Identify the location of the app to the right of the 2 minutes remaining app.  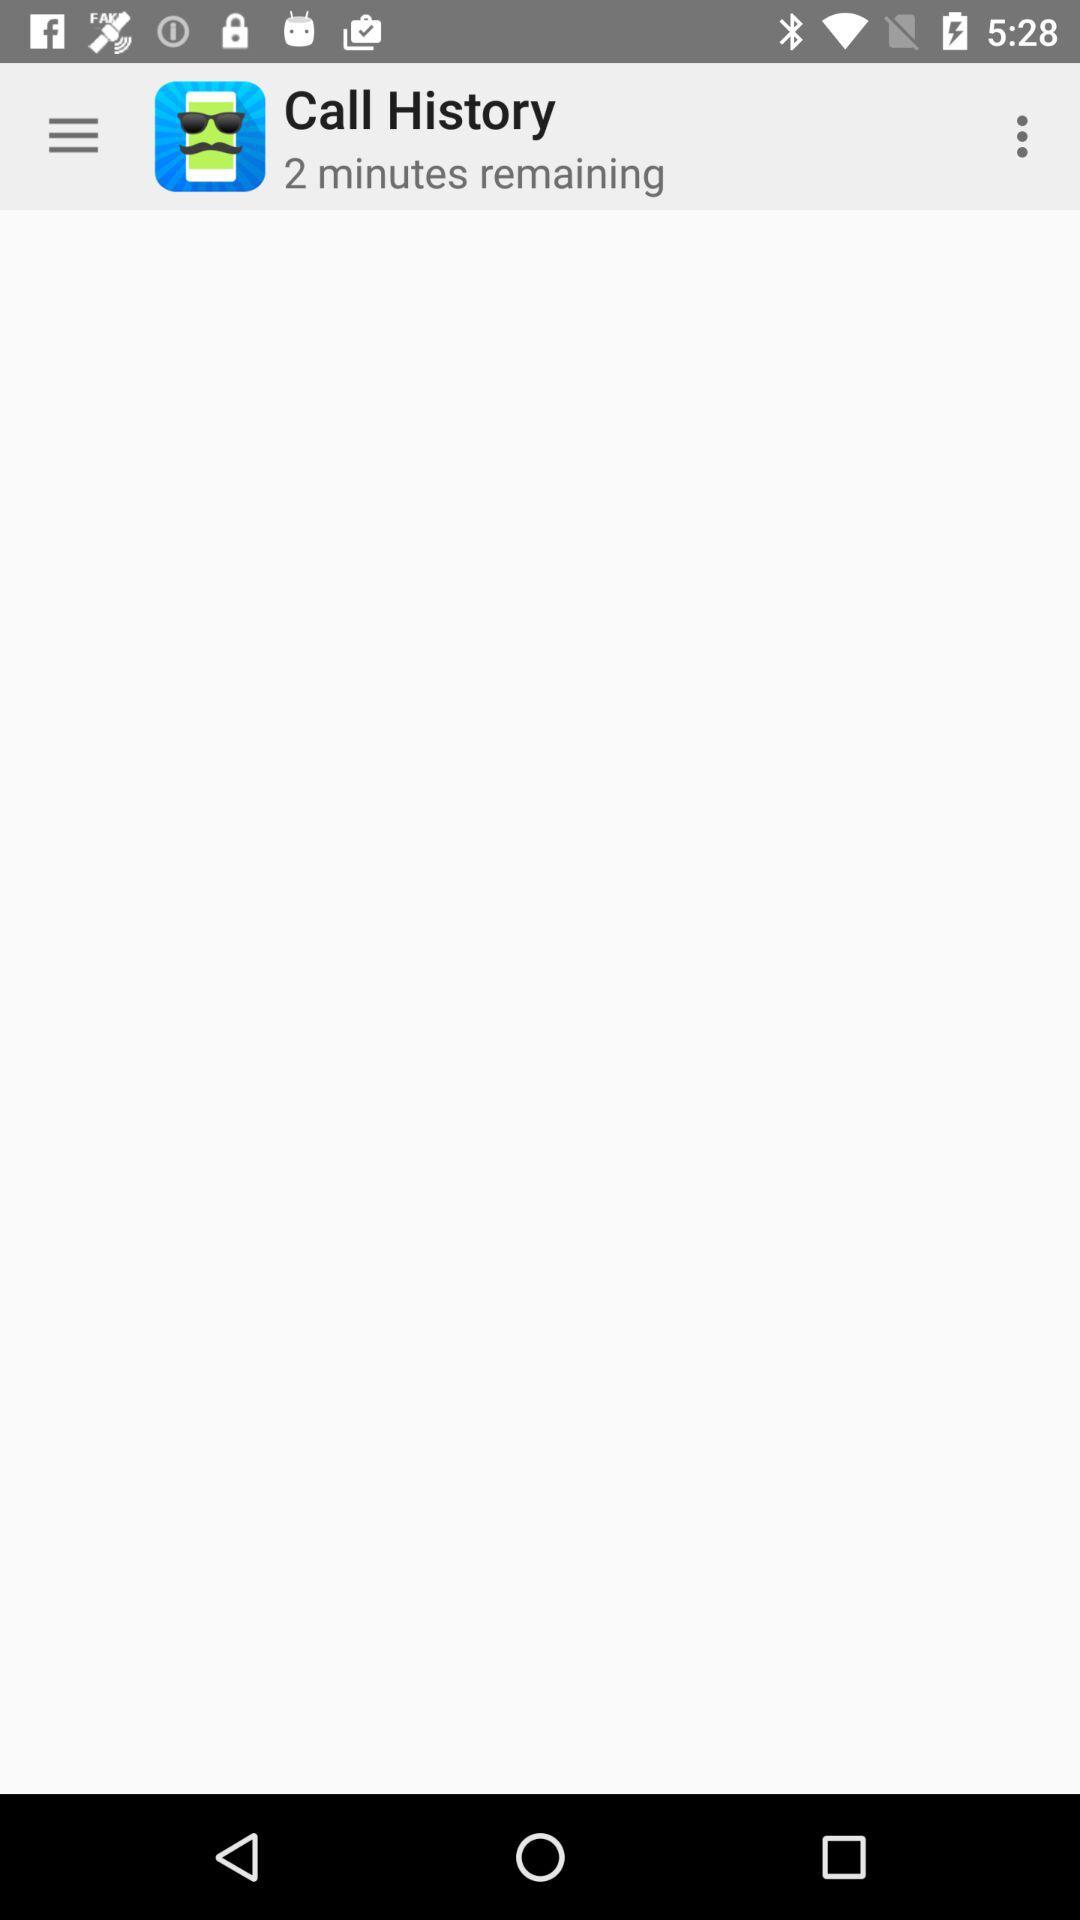
(1027, 135).